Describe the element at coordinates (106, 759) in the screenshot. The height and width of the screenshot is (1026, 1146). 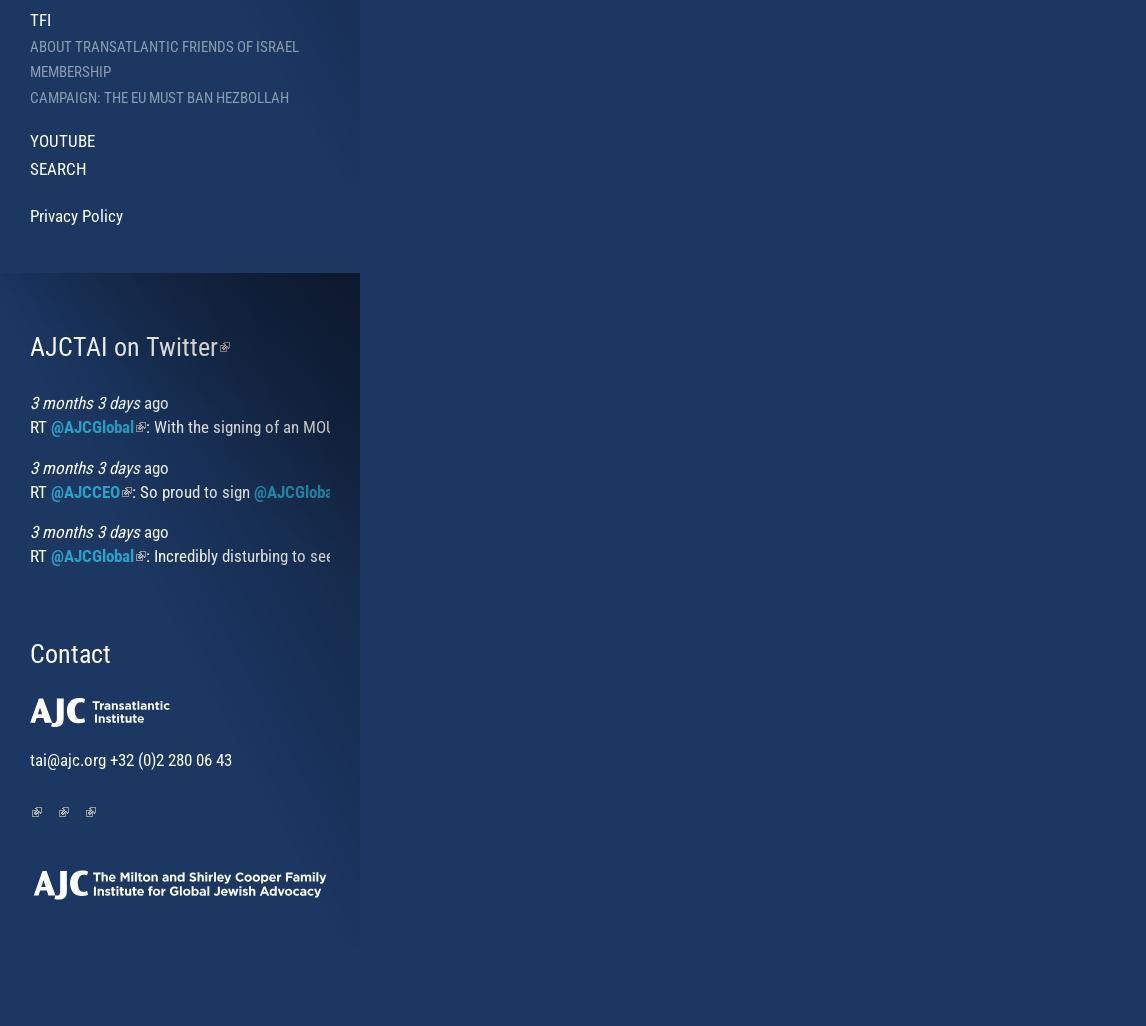
I see `'+32 (0)2 280 06 43'` at that location.